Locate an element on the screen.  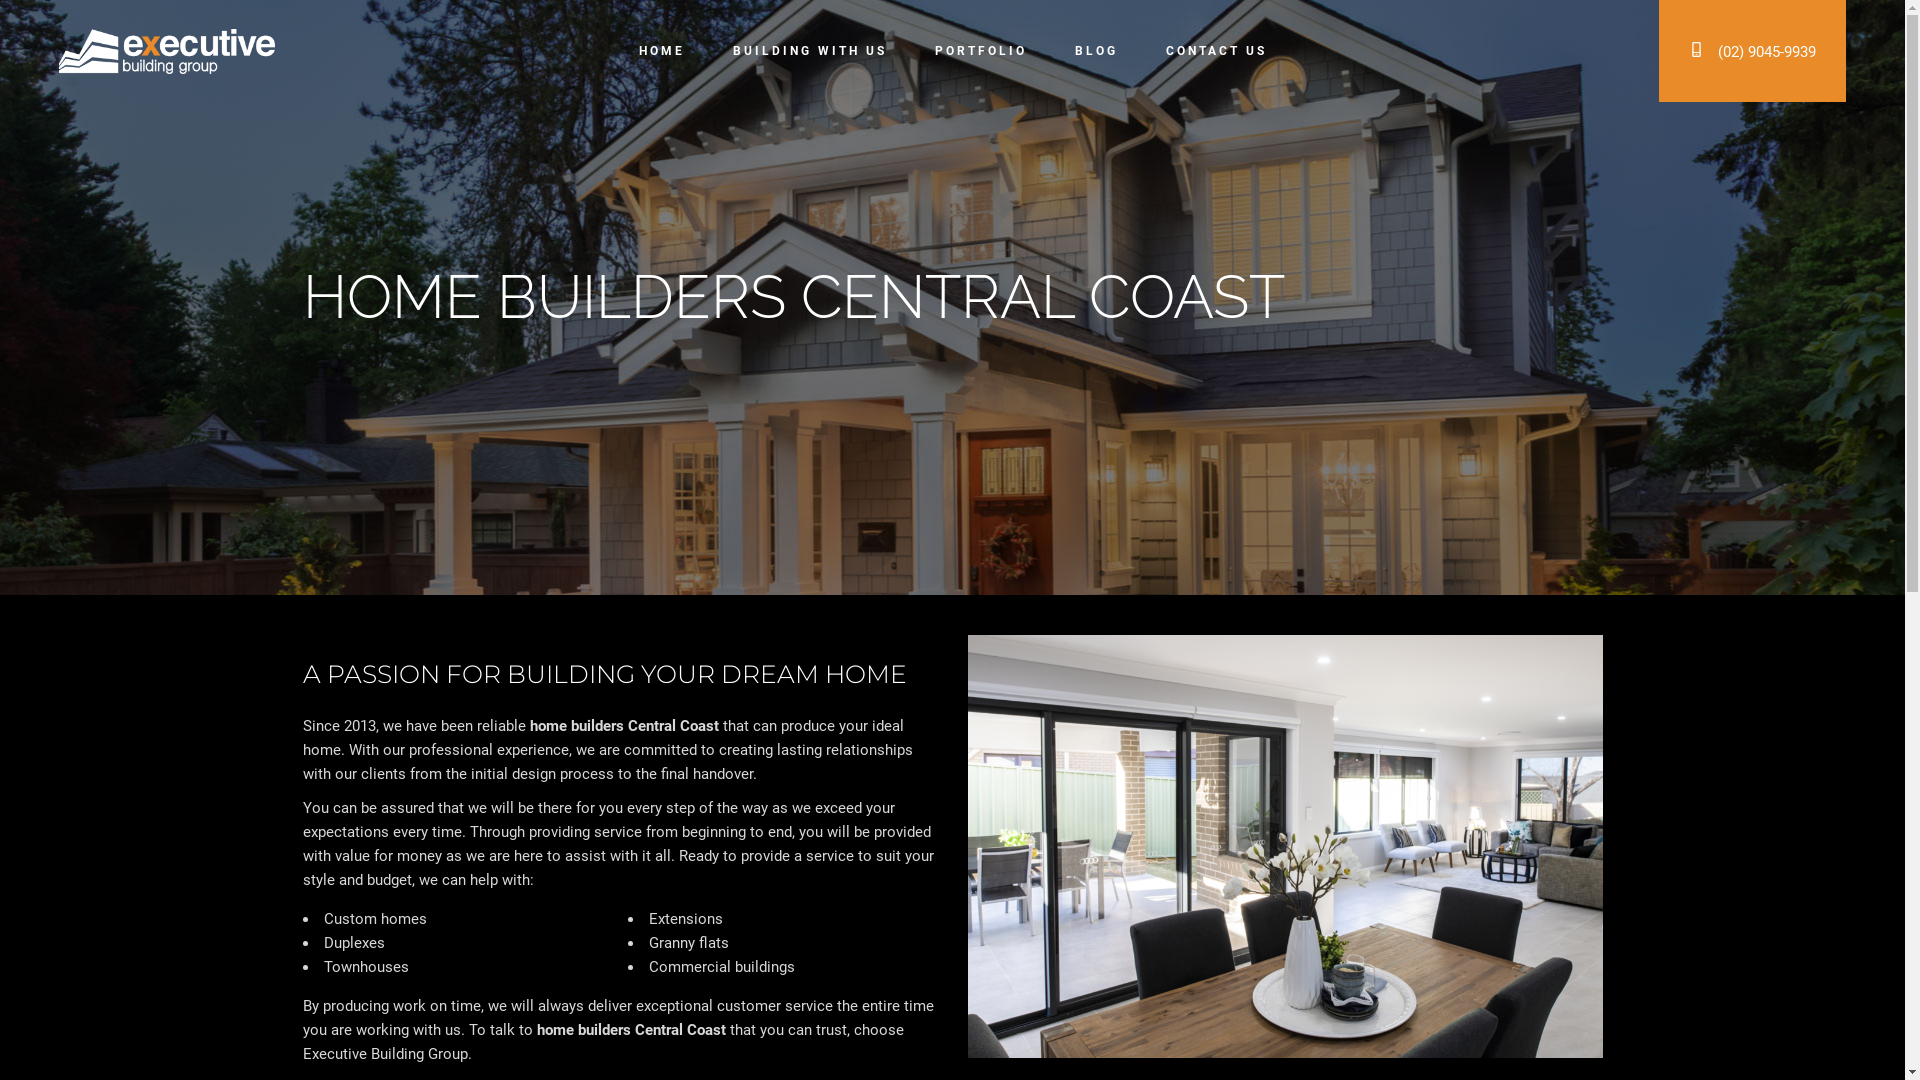
'PORTFOLIO' is located at coordinates (979, 50).